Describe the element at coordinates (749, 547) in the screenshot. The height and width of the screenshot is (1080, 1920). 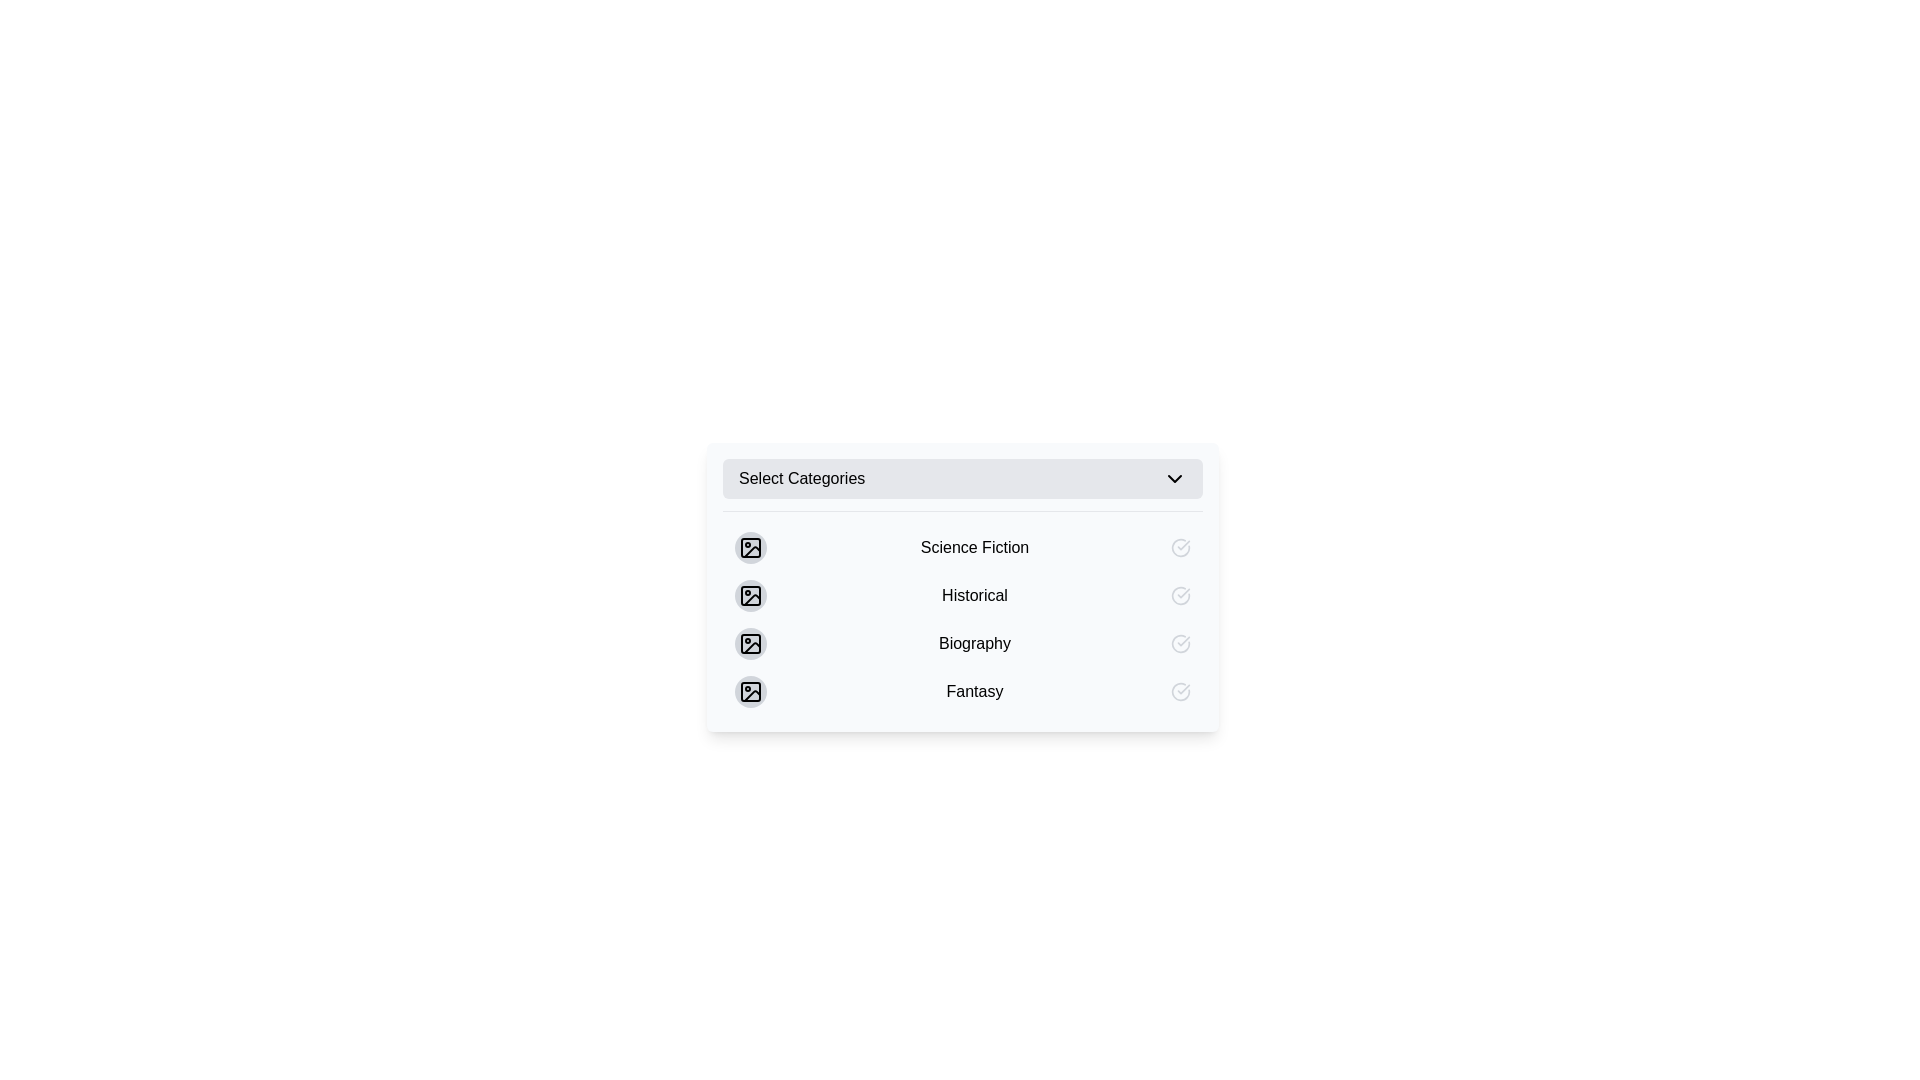
I see `the circular icon button positioned at the very left of the 'Science Fiction' text in the first row of the category selection list` at that location.